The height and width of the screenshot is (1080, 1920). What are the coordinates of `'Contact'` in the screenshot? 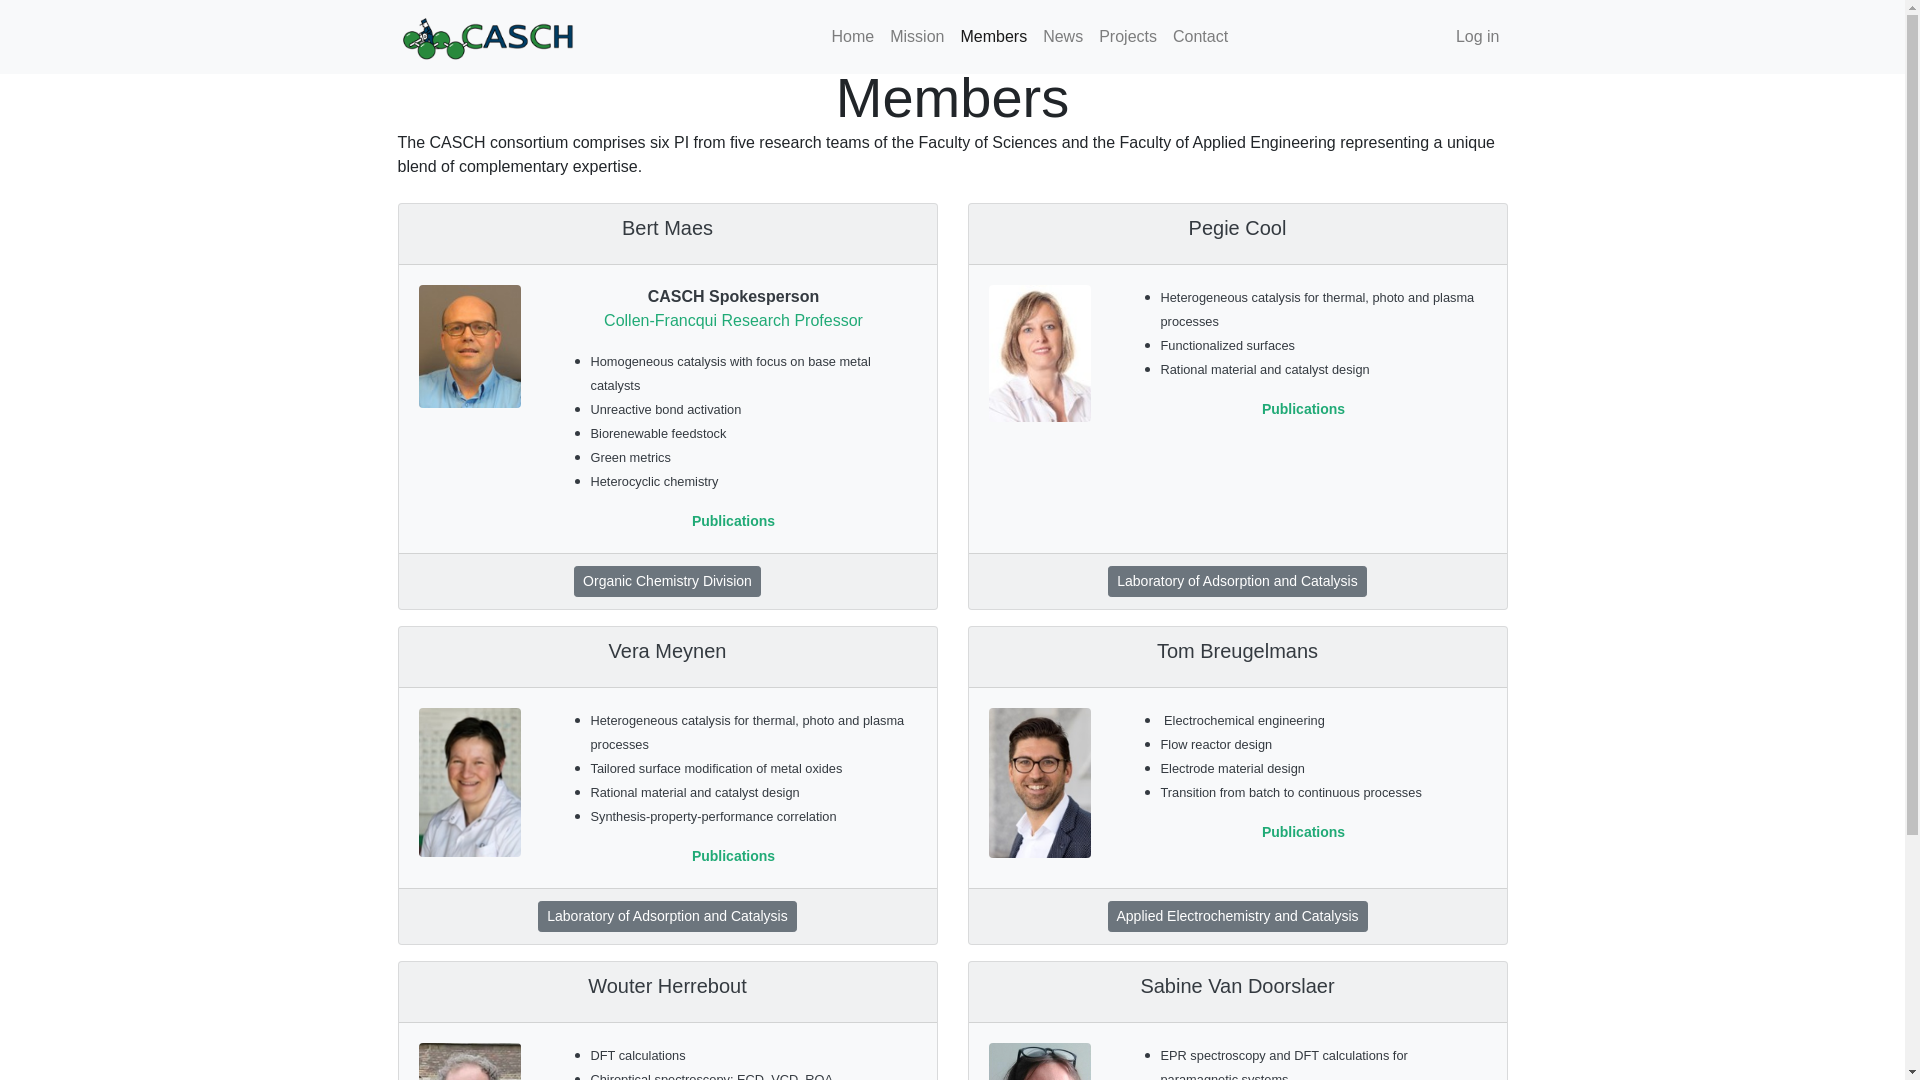 It's located at (1200, 37).